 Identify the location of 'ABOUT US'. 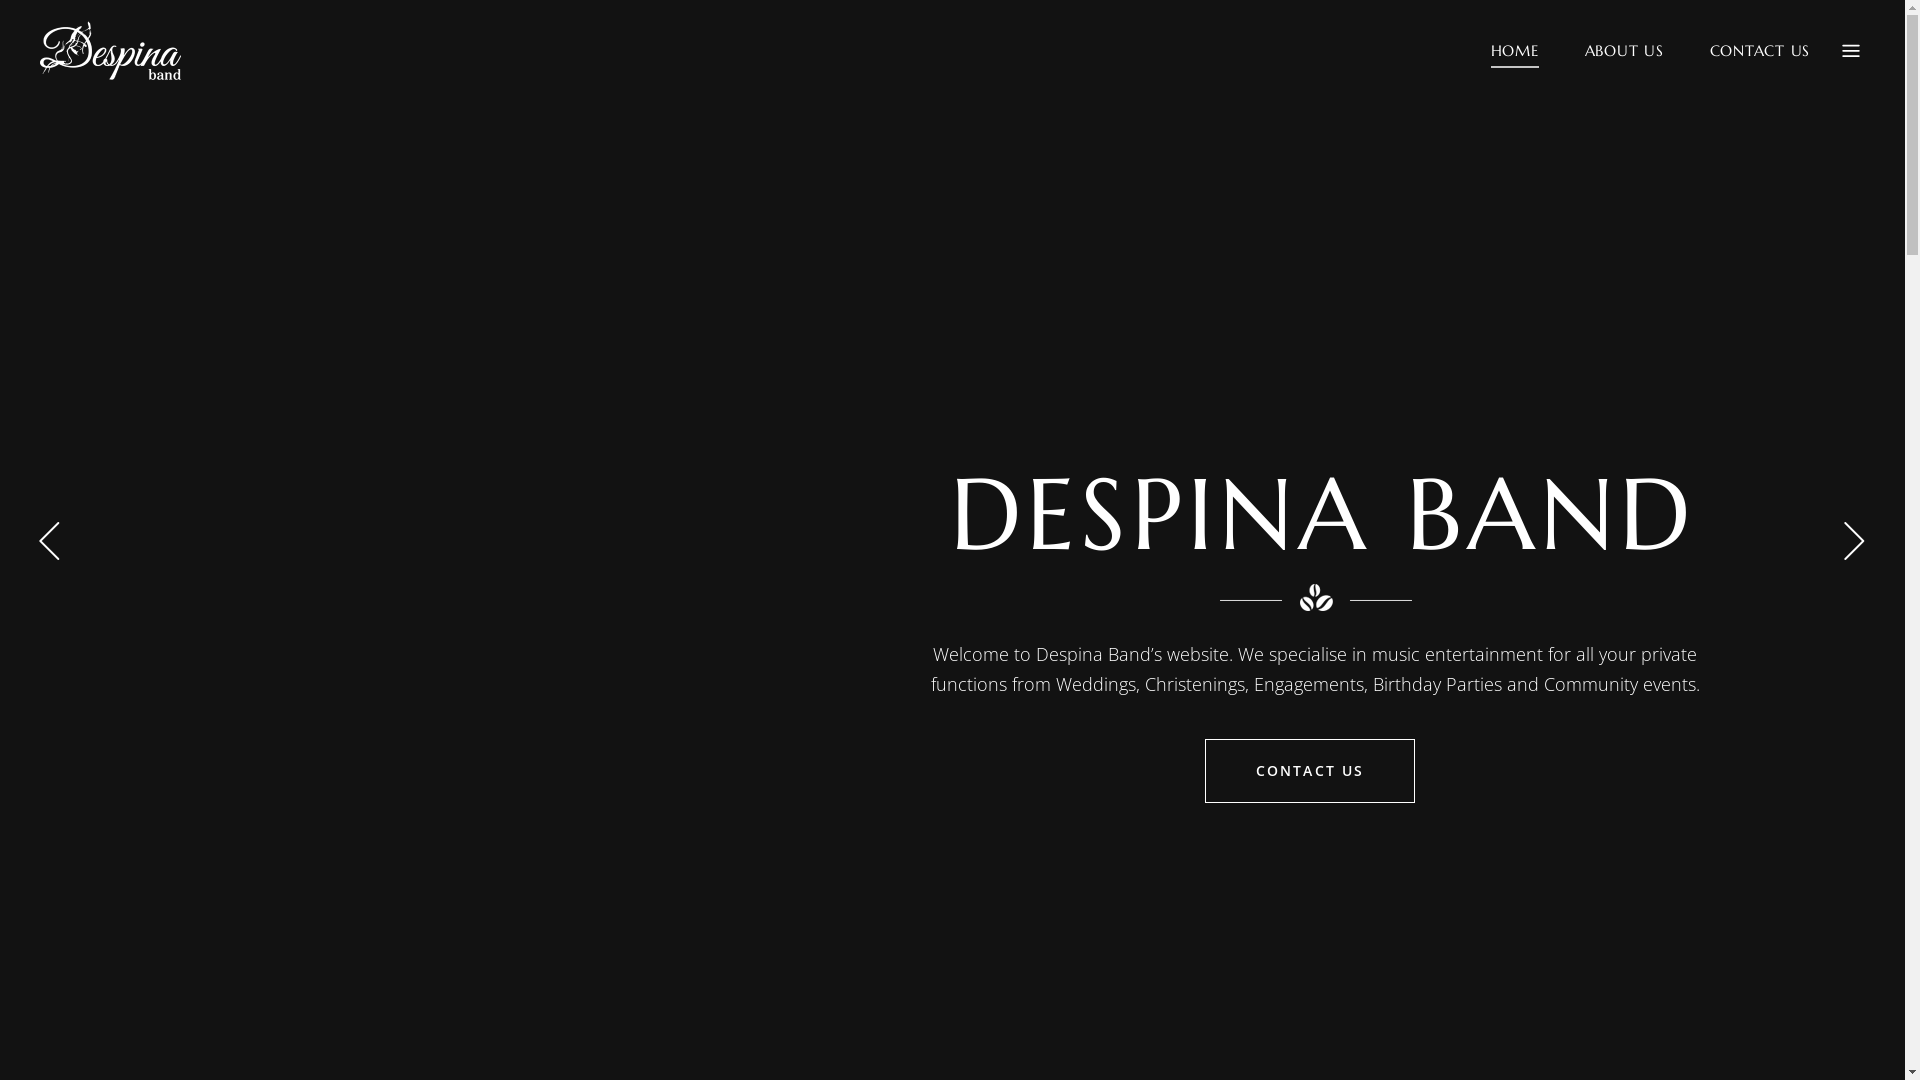
(1624, 49).